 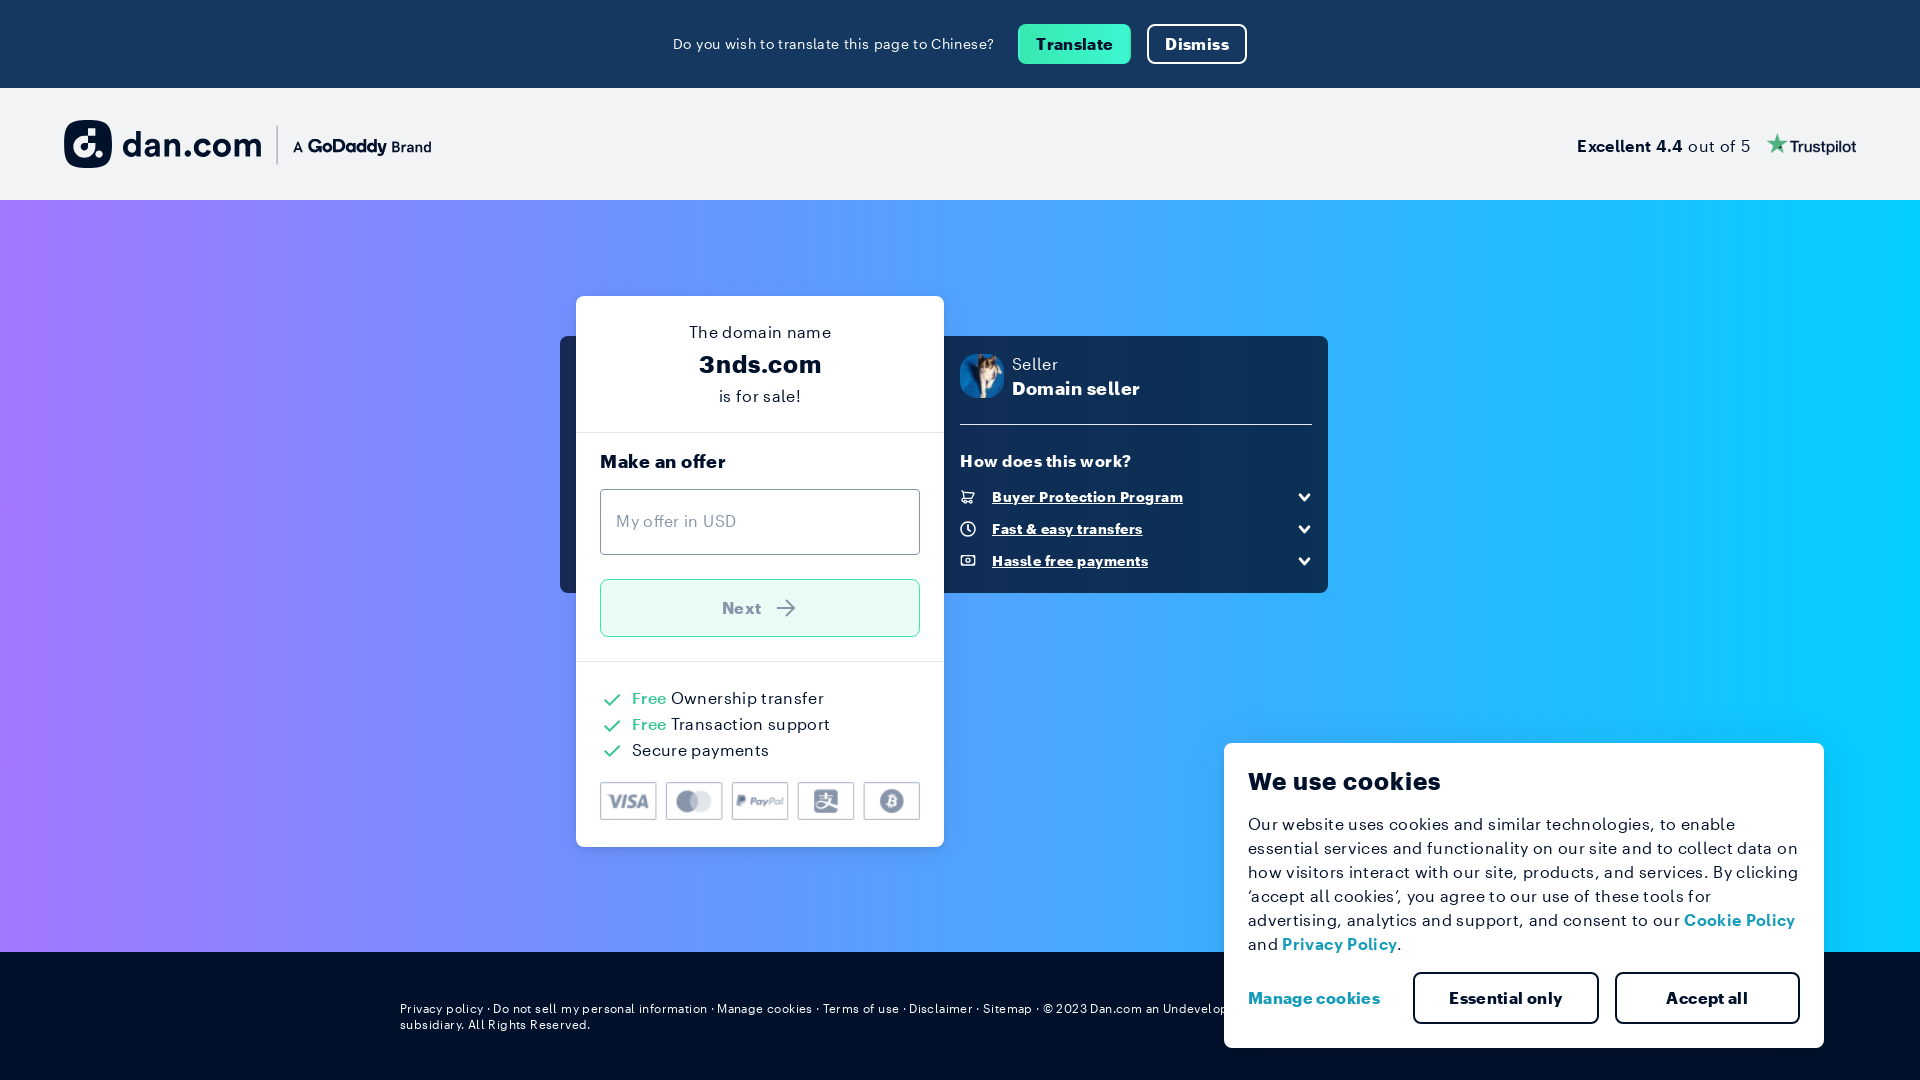 I want to click on 'Accept all', so click(x=1706, y=998).